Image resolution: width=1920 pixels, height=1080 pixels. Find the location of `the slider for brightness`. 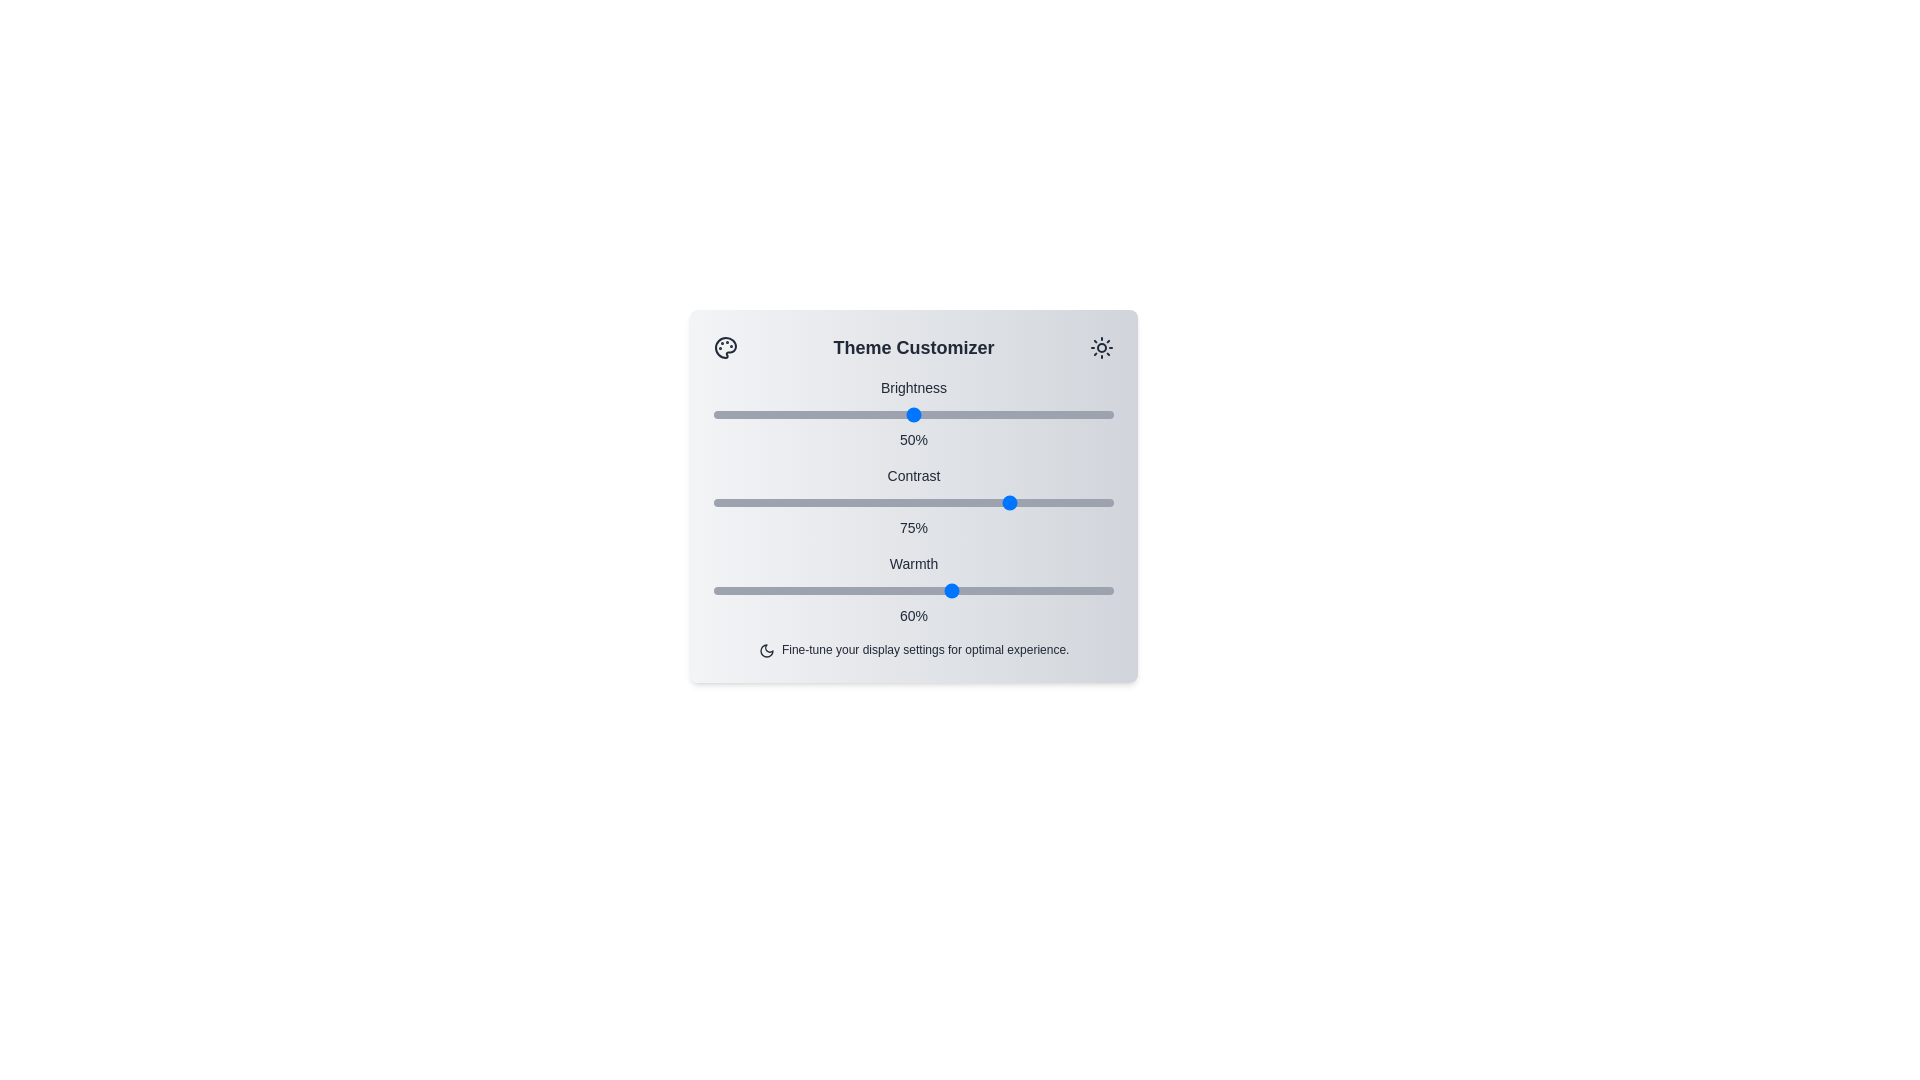

the slider for brightness is located at coordinates (912, 414).